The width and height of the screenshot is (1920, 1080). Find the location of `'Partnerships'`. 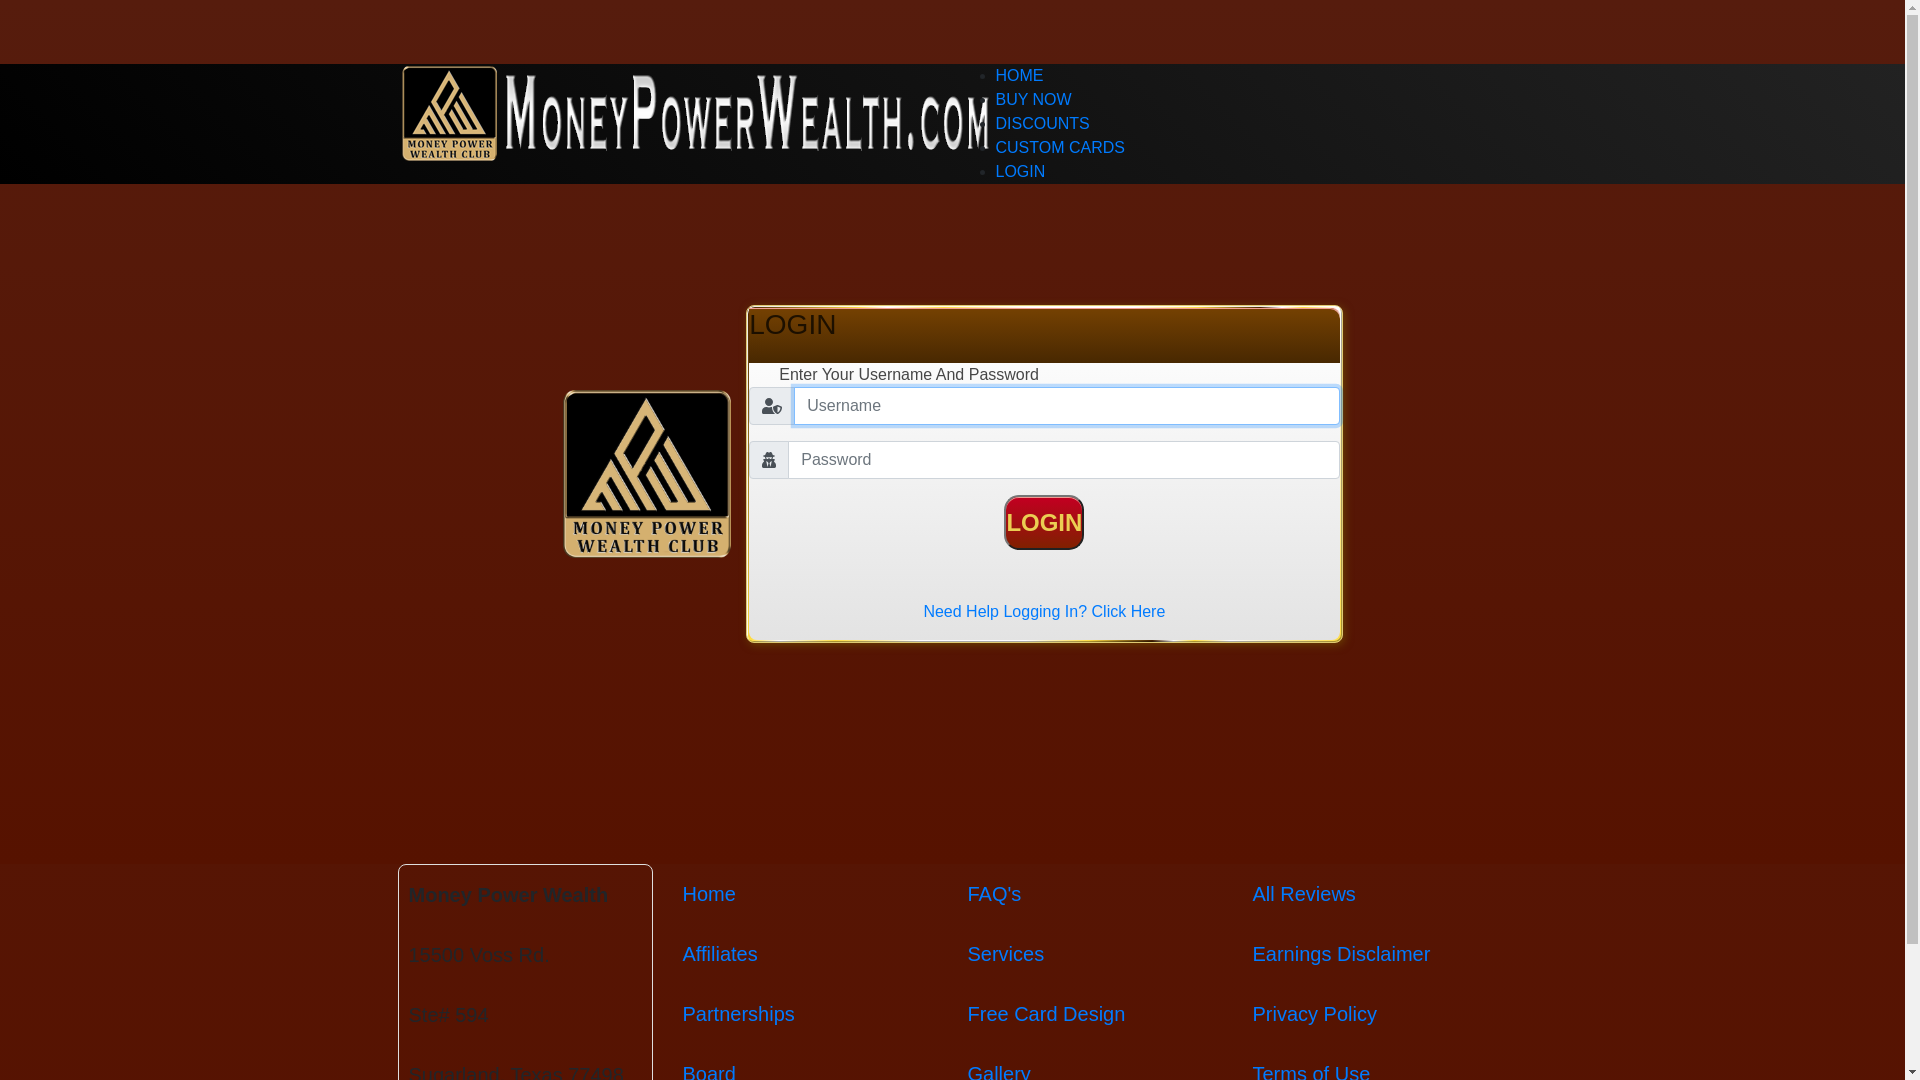

'Partnerships' is located at coordinates (737, 1014).